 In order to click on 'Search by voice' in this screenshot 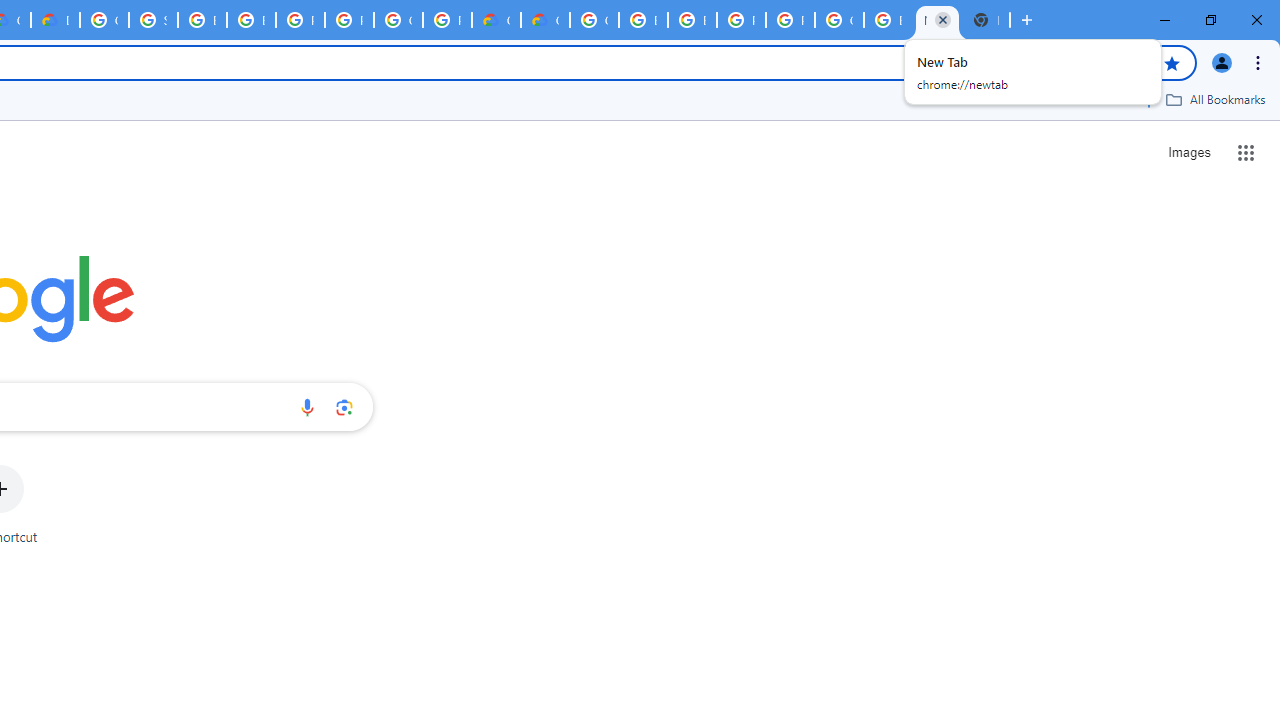, I will do `click(306, 406)`.